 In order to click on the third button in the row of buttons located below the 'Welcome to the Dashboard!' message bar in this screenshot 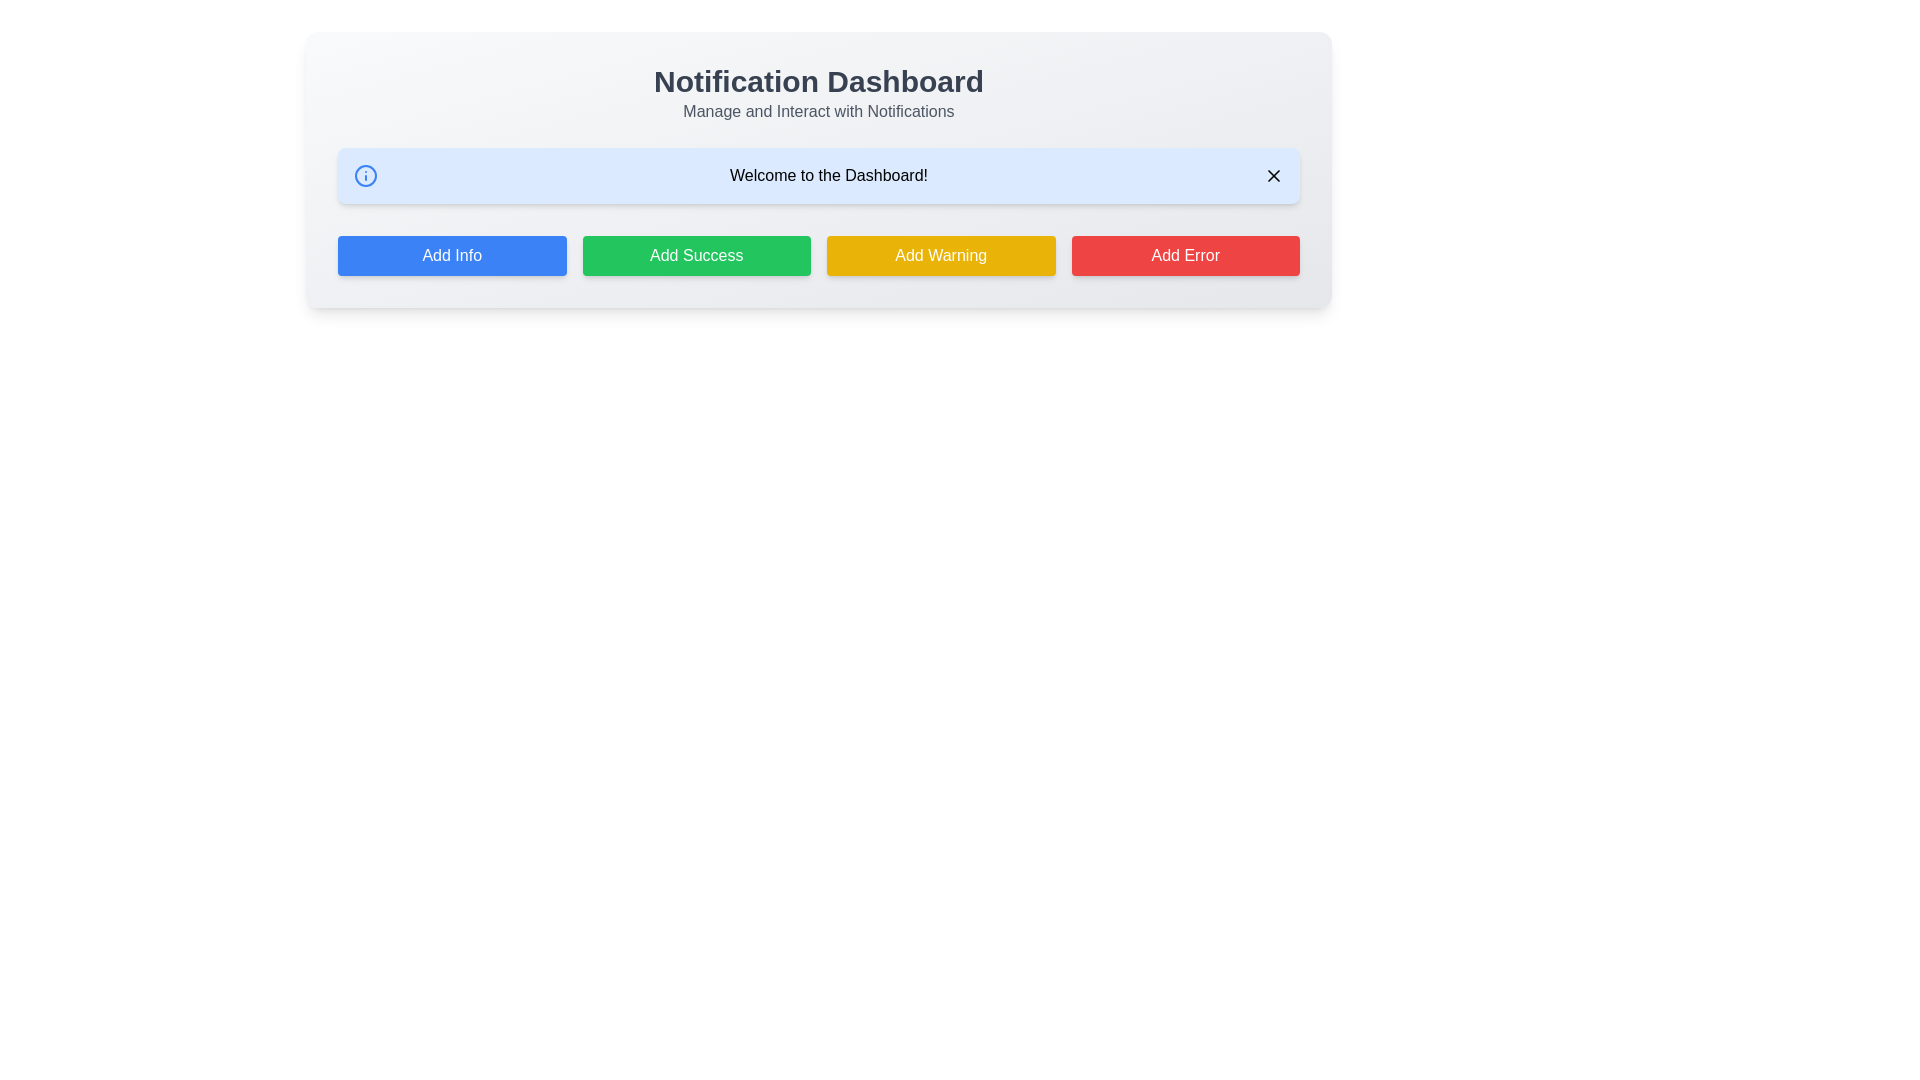, I will do `click(940, 254)`.